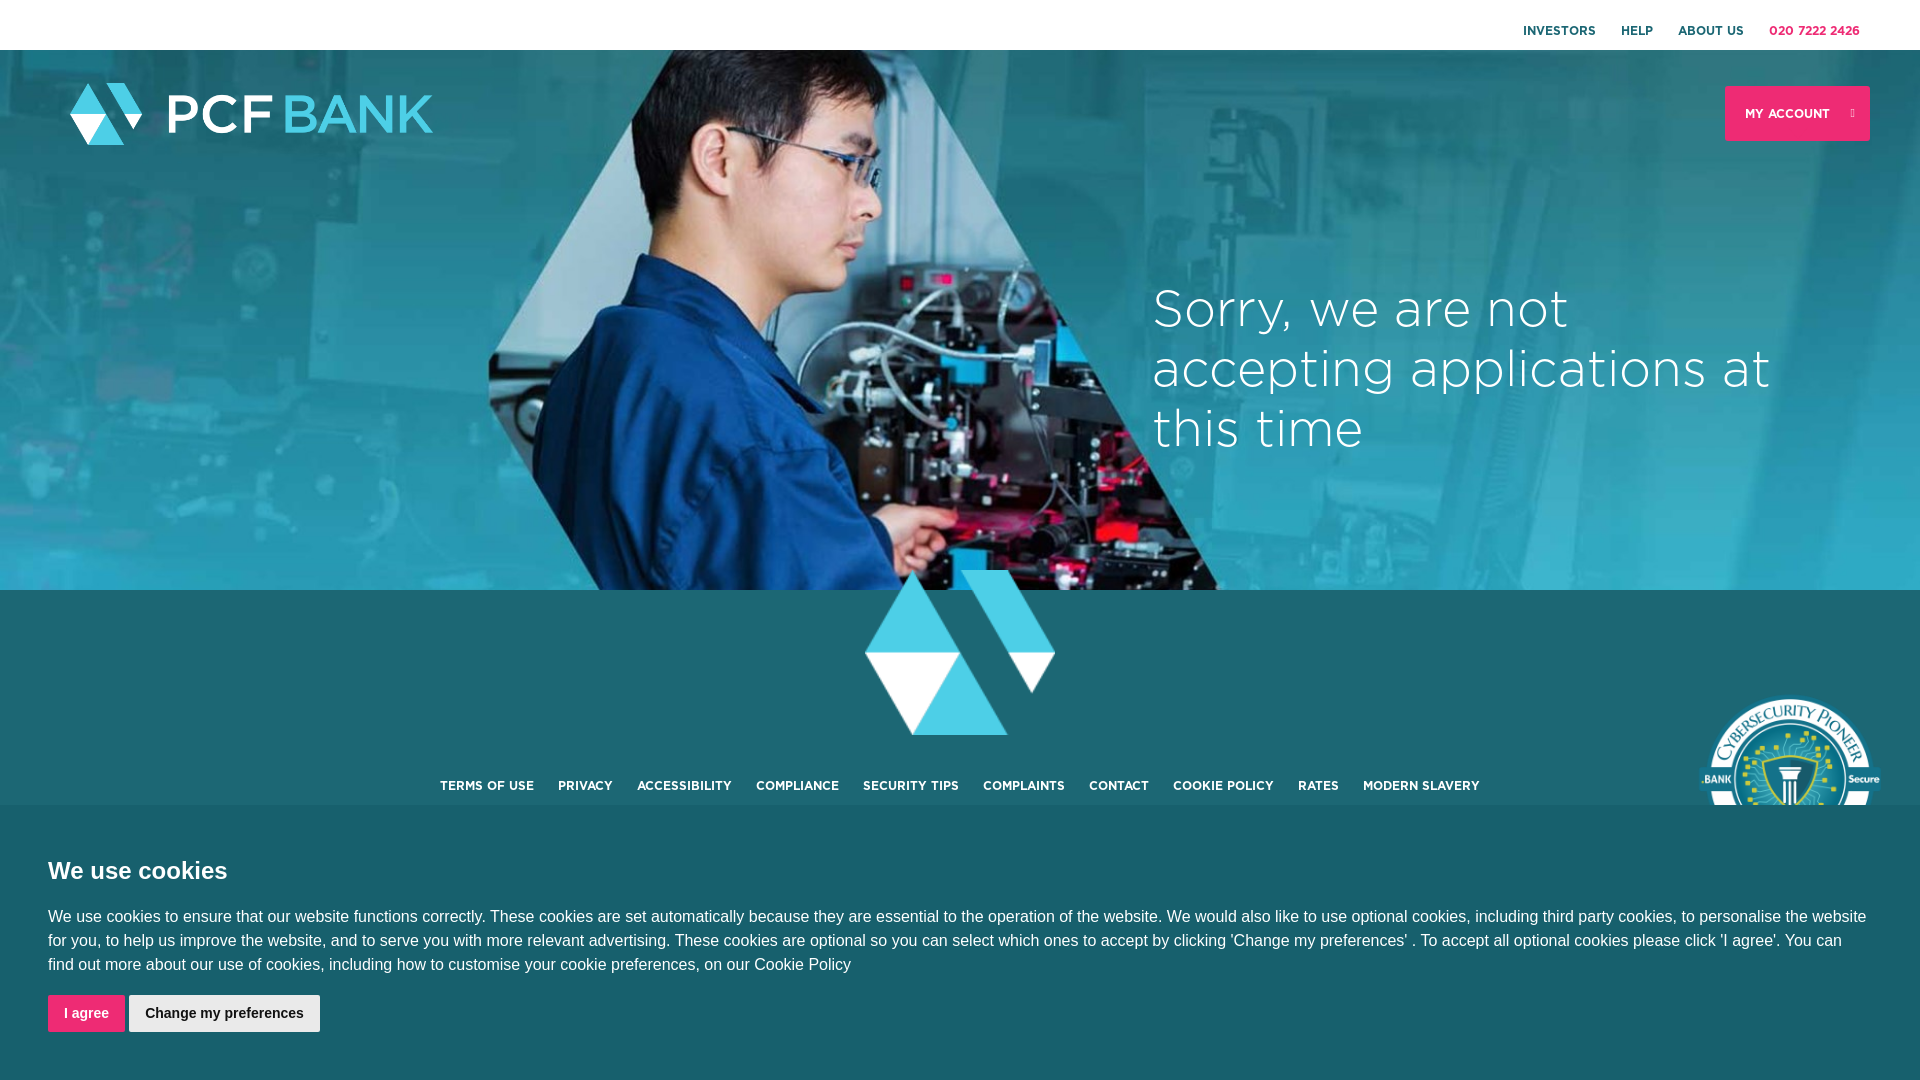 The height and width of the screenshot is (1080, 1920). Describe the element at coordinates (1797, 113) in the screenshot. I see `'MY ACCOUNT'` at that location.